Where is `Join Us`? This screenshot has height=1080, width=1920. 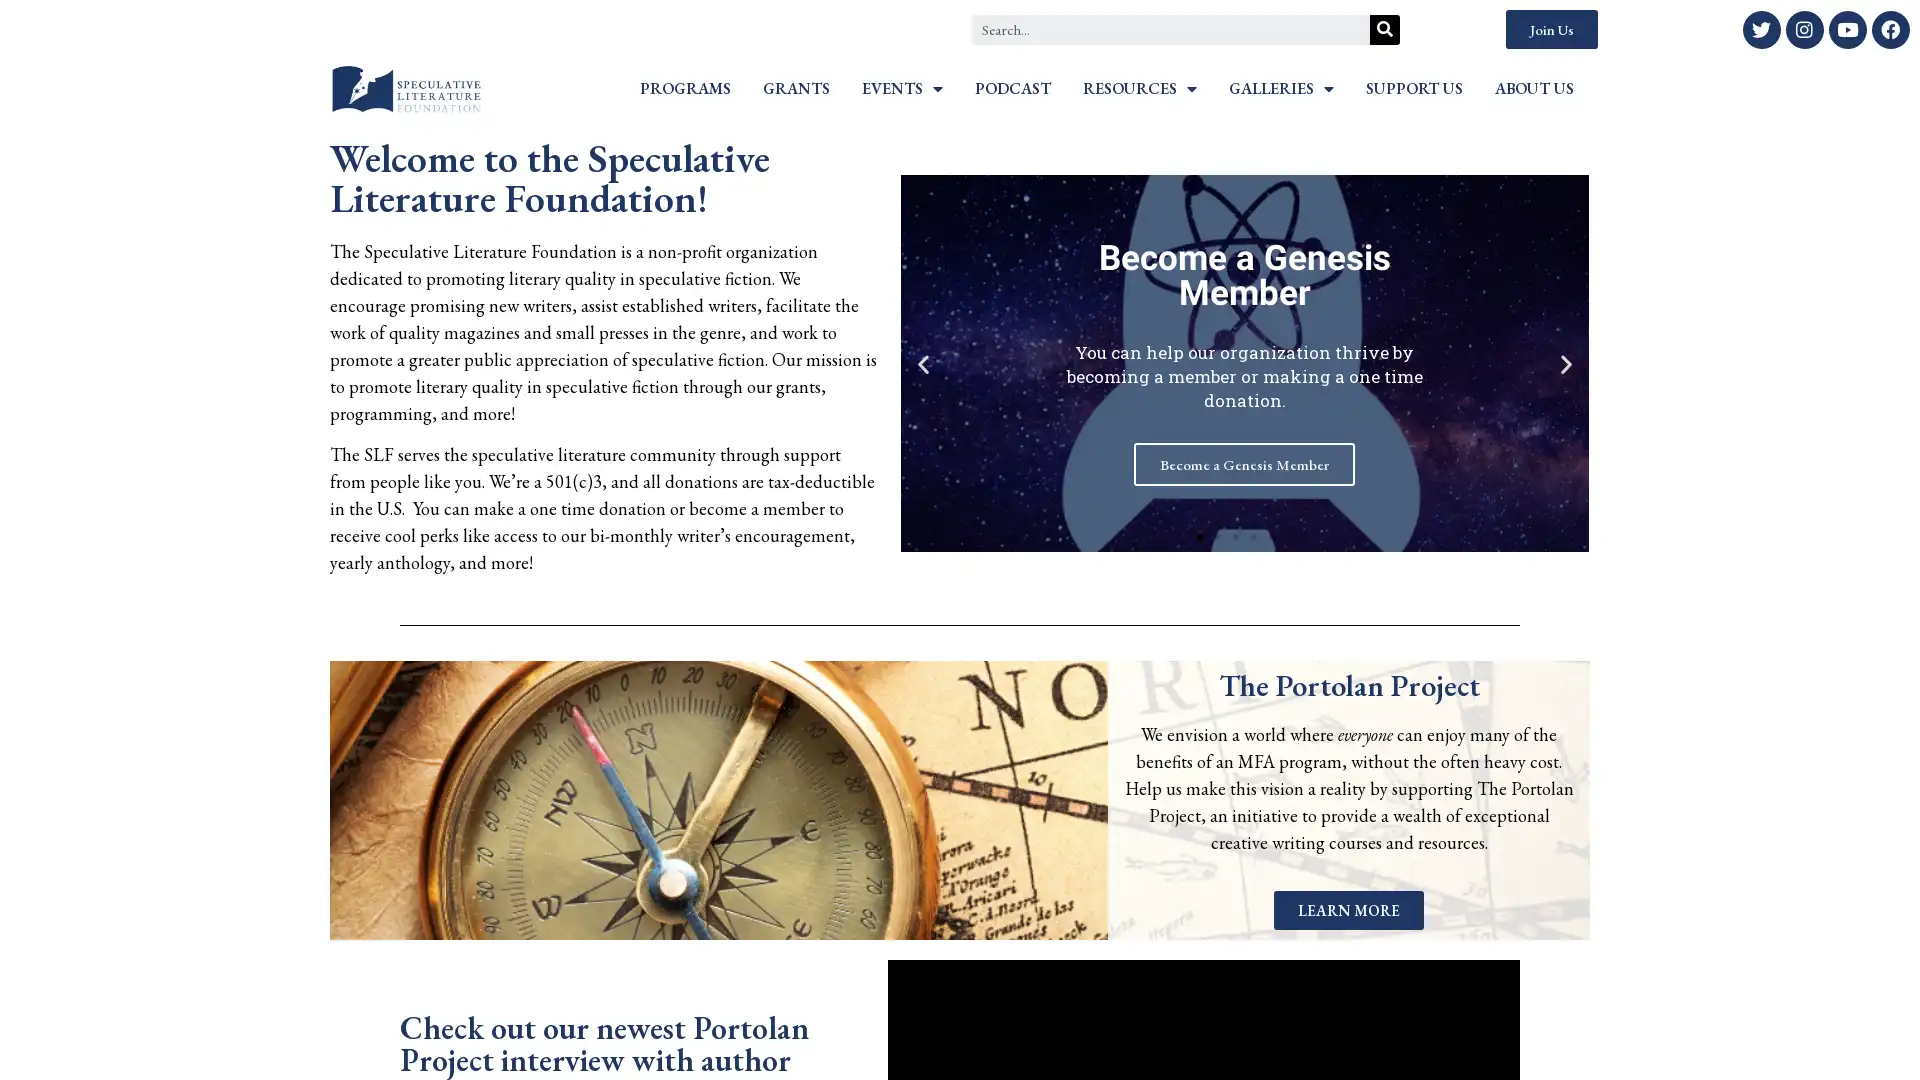 Join Us is located at coordinates (1550, 29).